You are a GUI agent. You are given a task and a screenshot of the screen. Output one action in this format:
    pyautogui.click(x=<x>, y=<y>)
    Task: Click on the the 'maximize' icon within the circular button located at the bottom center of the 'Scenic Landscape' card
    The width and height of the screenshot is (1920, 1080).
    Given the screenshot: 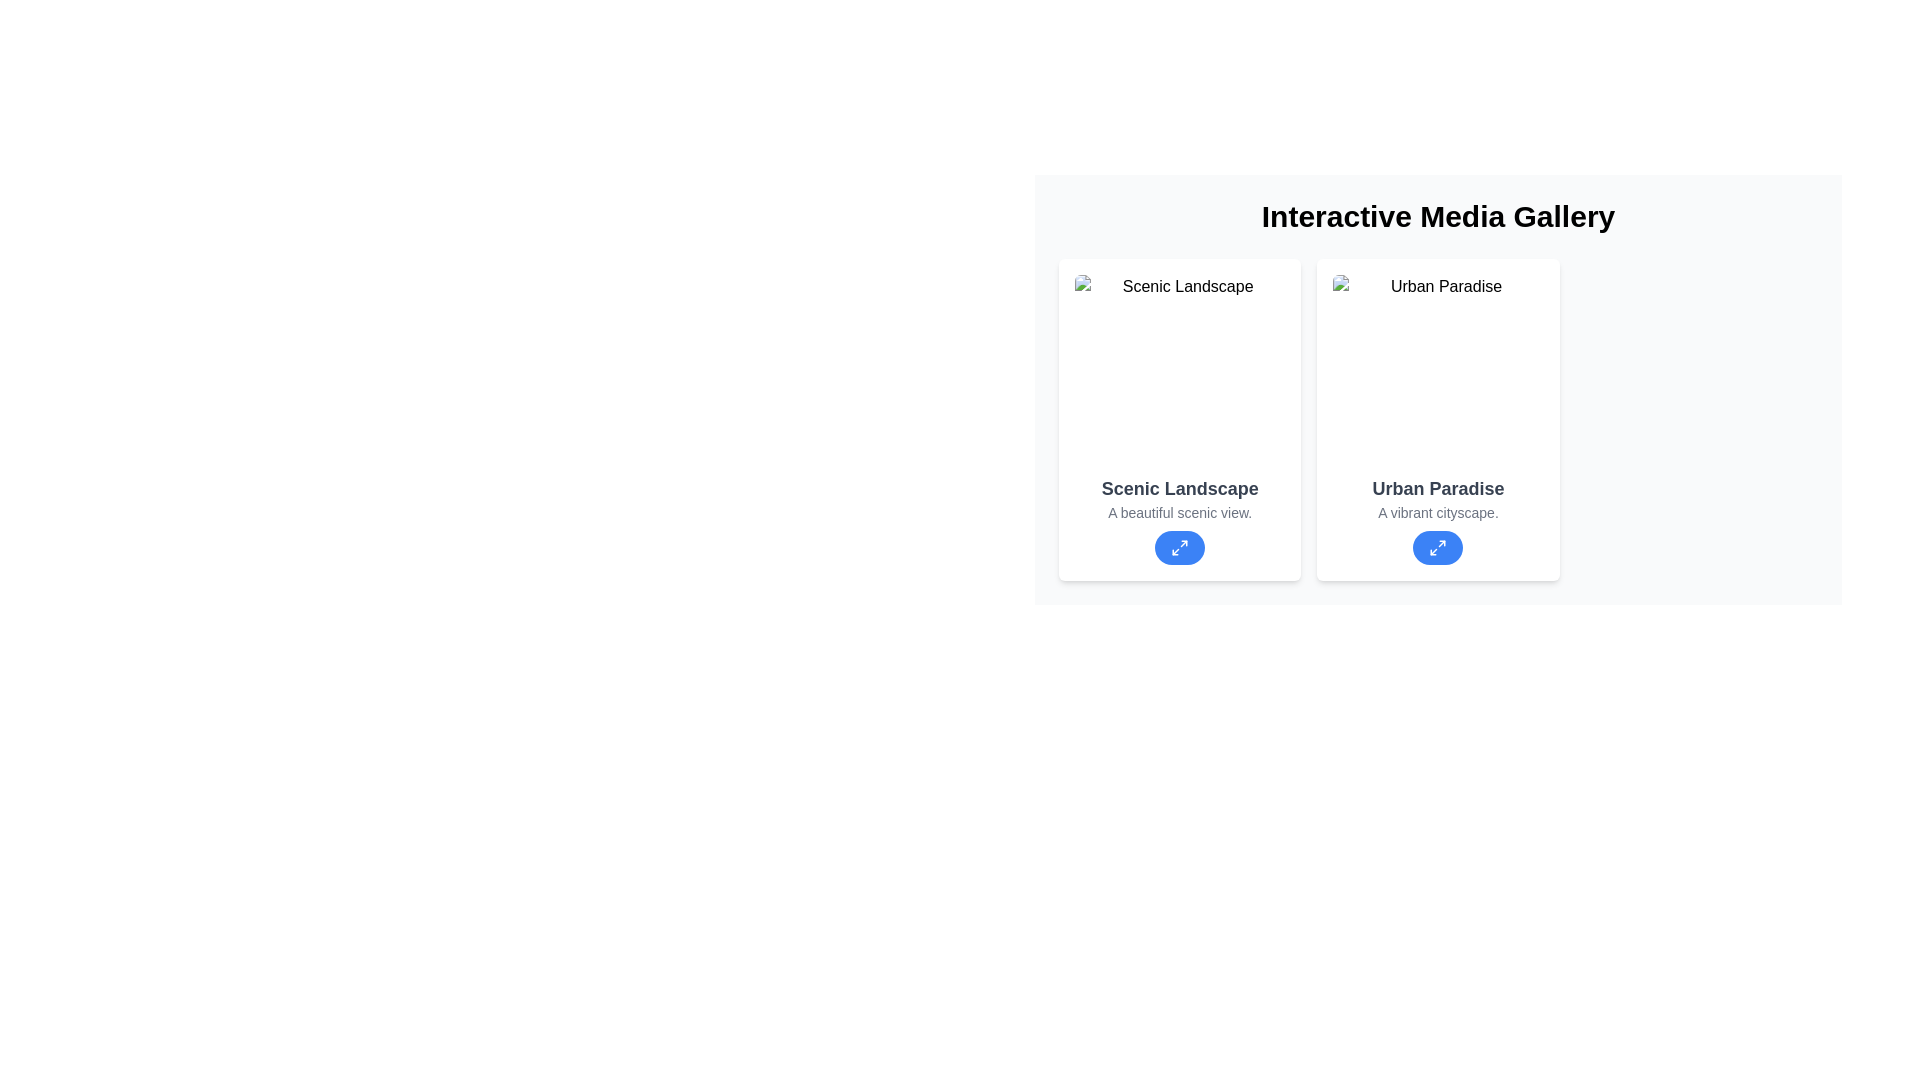 What is the action you would take?
    pyautogui.click(x=1180, y=547)
    